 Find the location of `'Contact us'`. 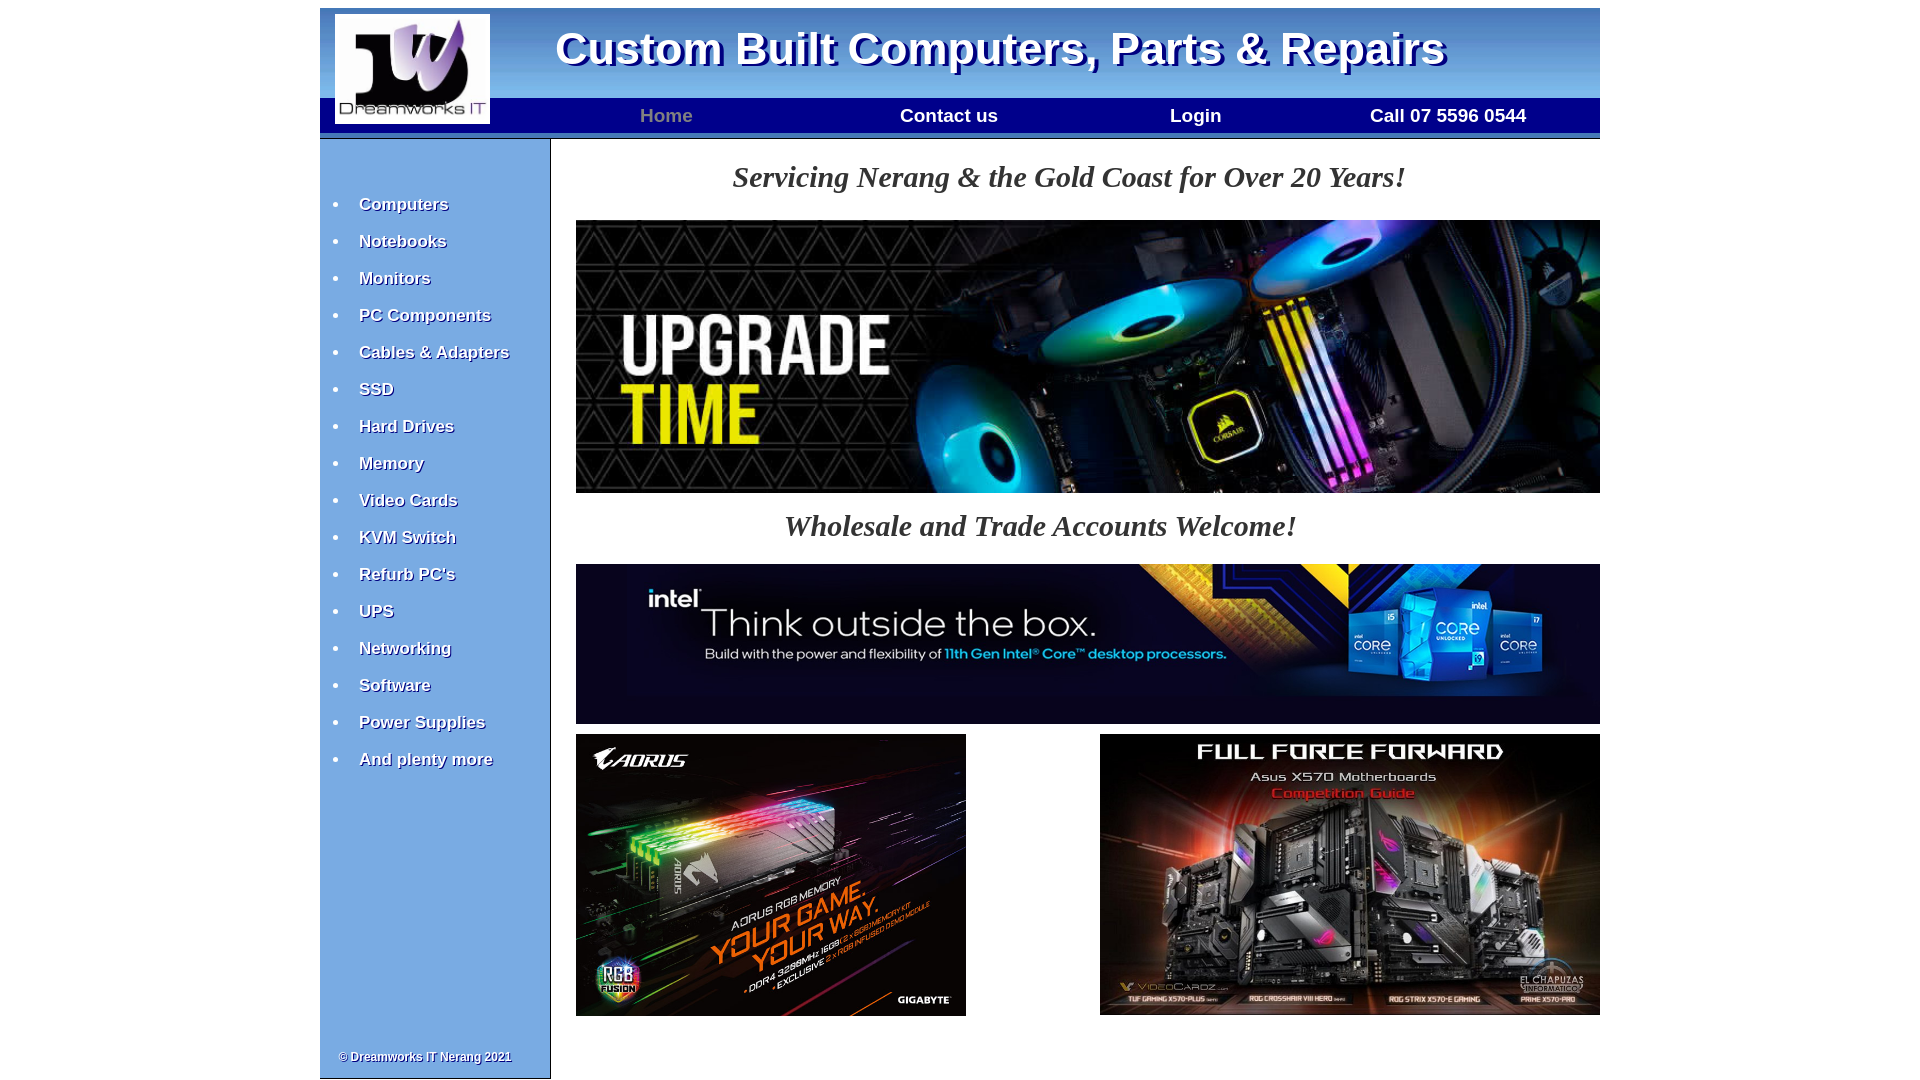

'Contact us' is located at coordinates (948, 115).